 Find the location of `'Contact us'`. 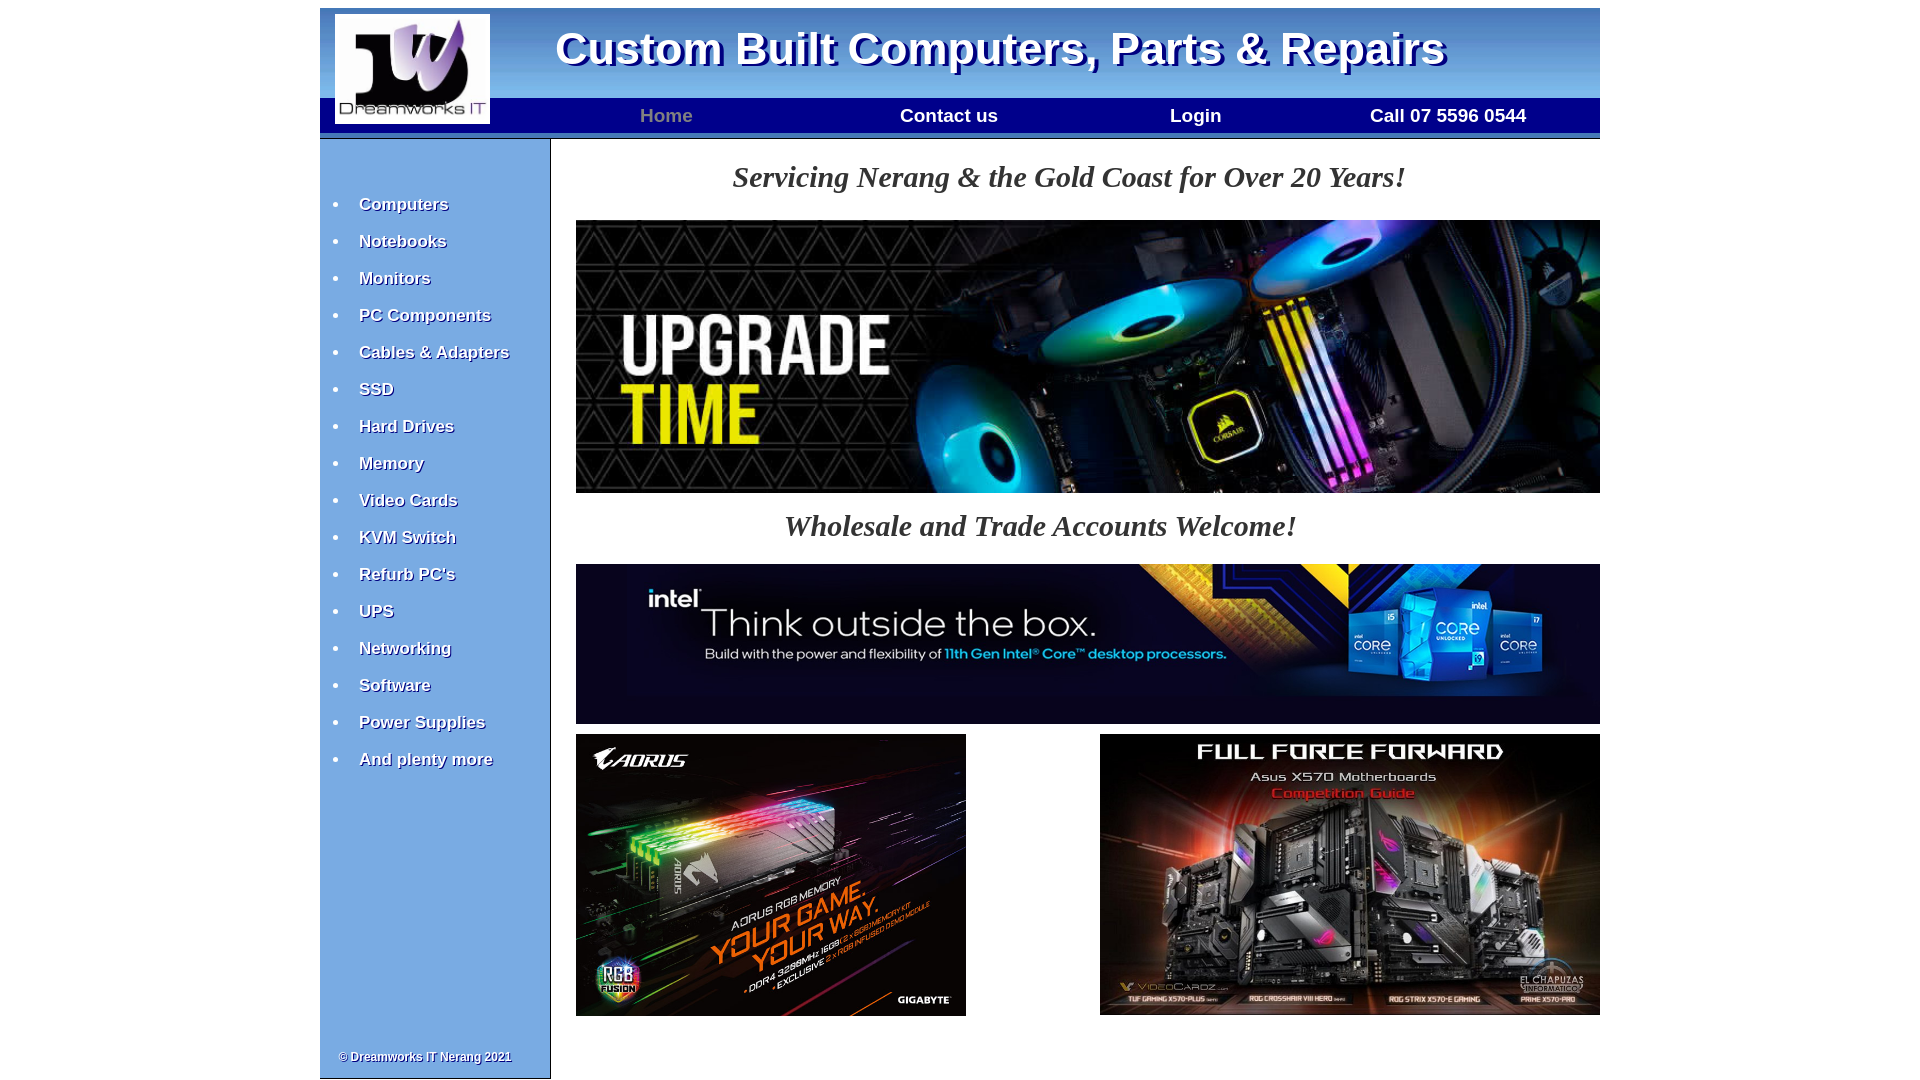

'Contact us' is located at coordinates (948, 115).